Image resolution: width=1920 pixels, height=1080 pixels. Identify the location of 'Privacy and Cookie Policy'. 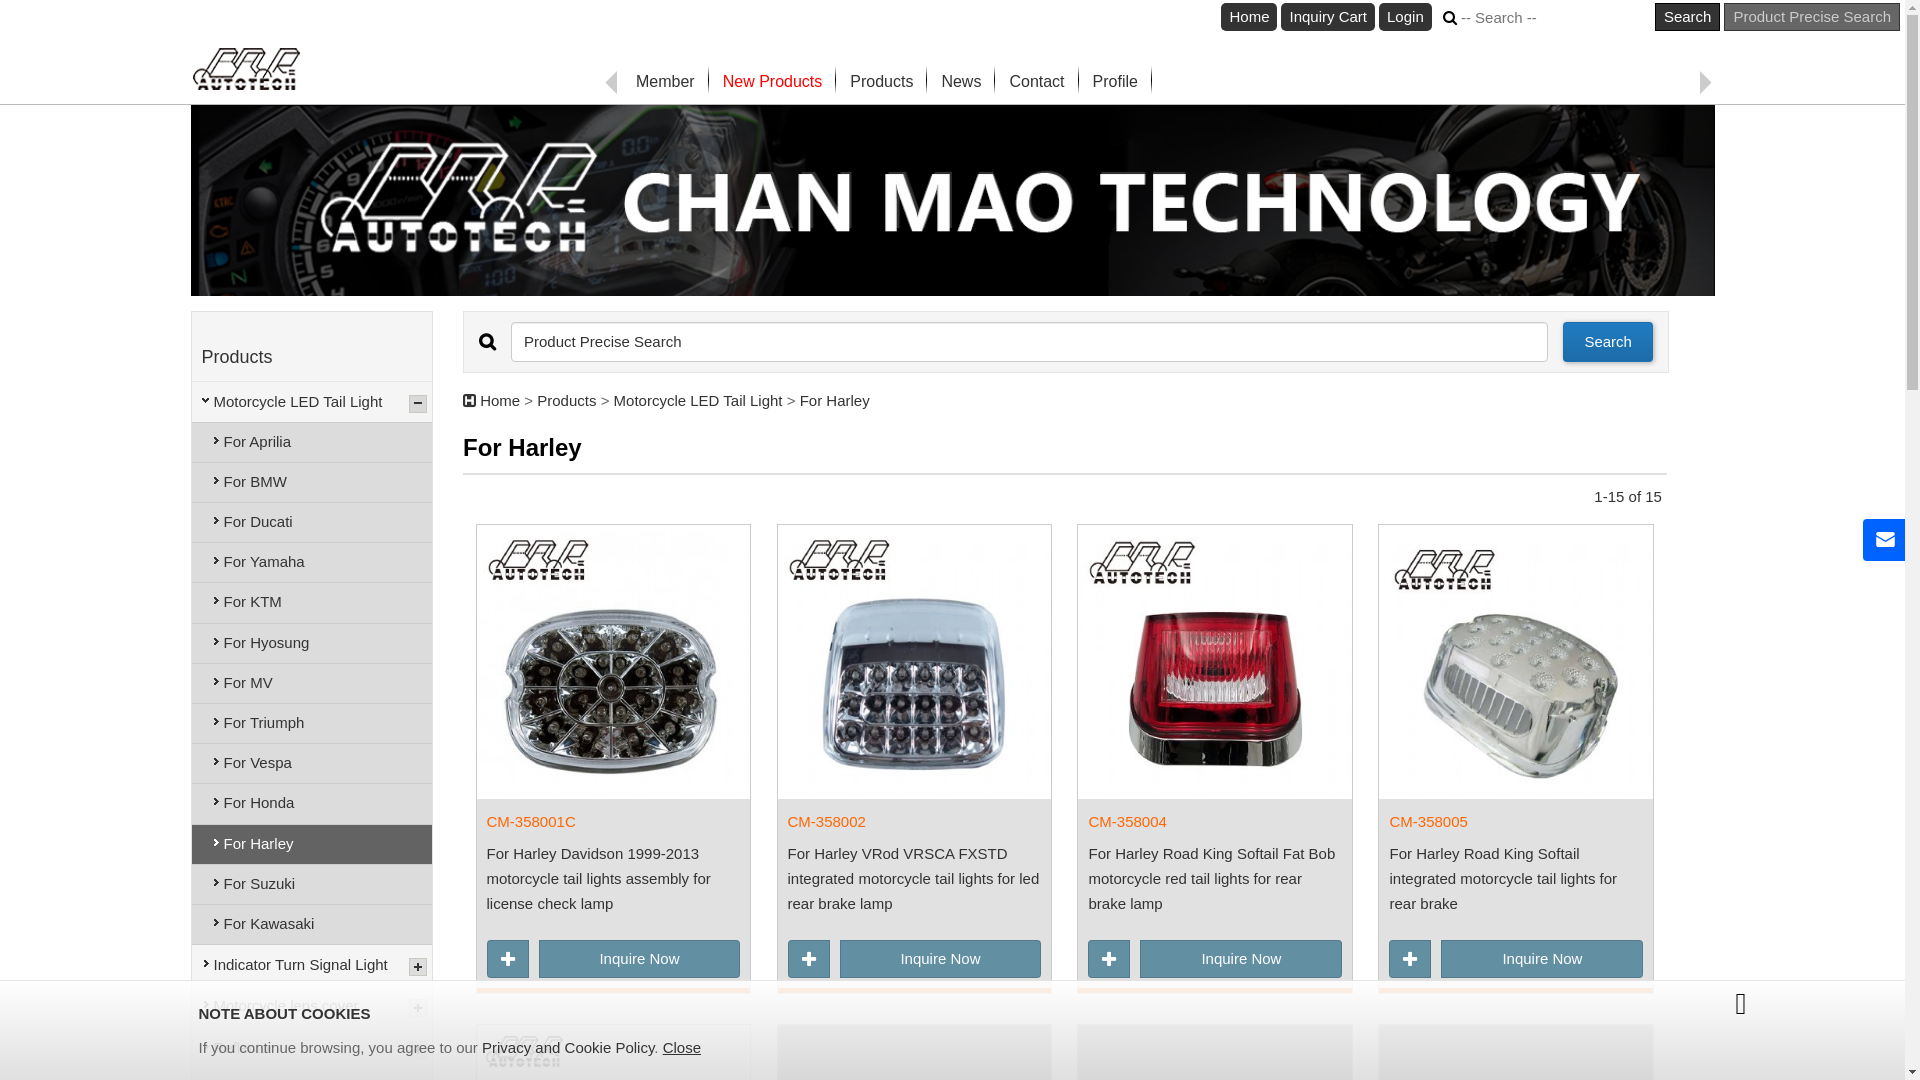
(566, 1046).